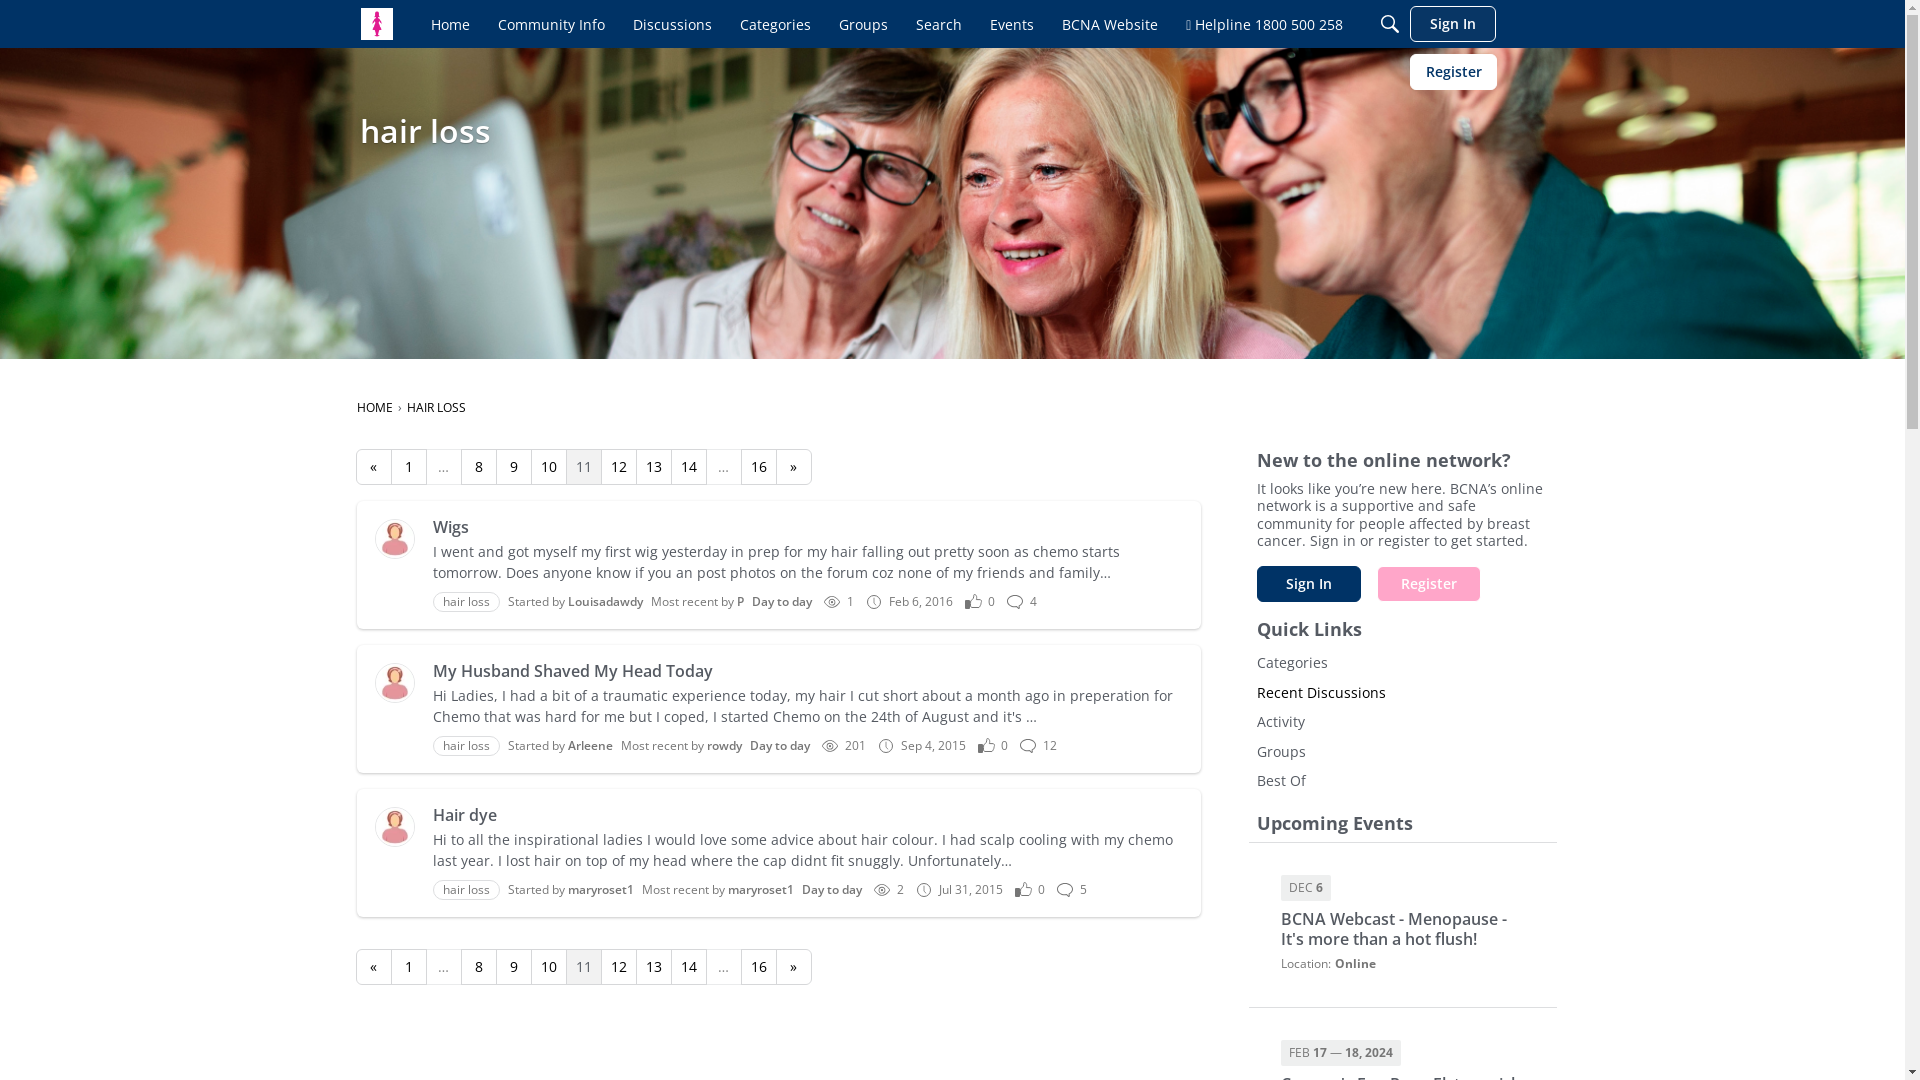 Image resolution: width=1920 pixels, height=1080 pixels. Describe the element at coordinates (1400, 911) in the screenshot. I see `'DEC 6` at that location.